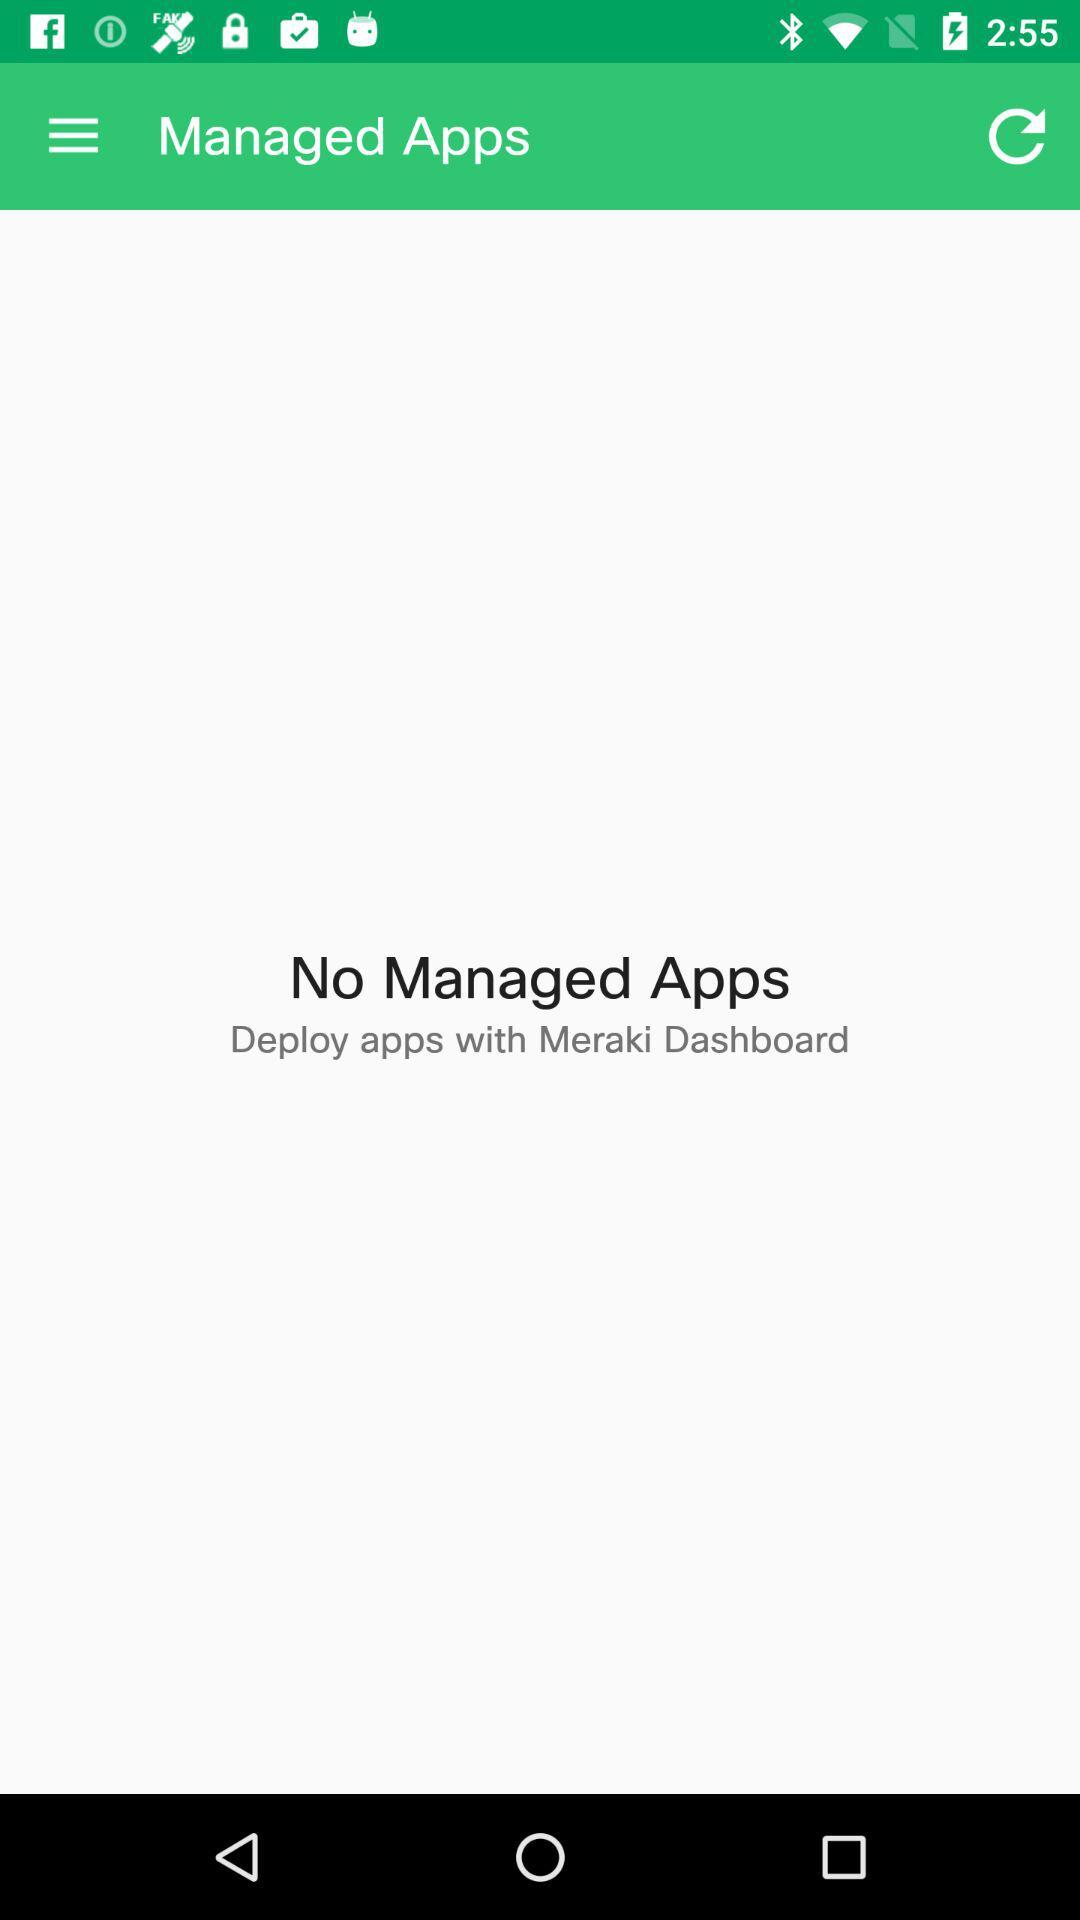  Describe the element at coordinates (72, 135) in the screenshot. I see `icon next to managed apps item` at that location.